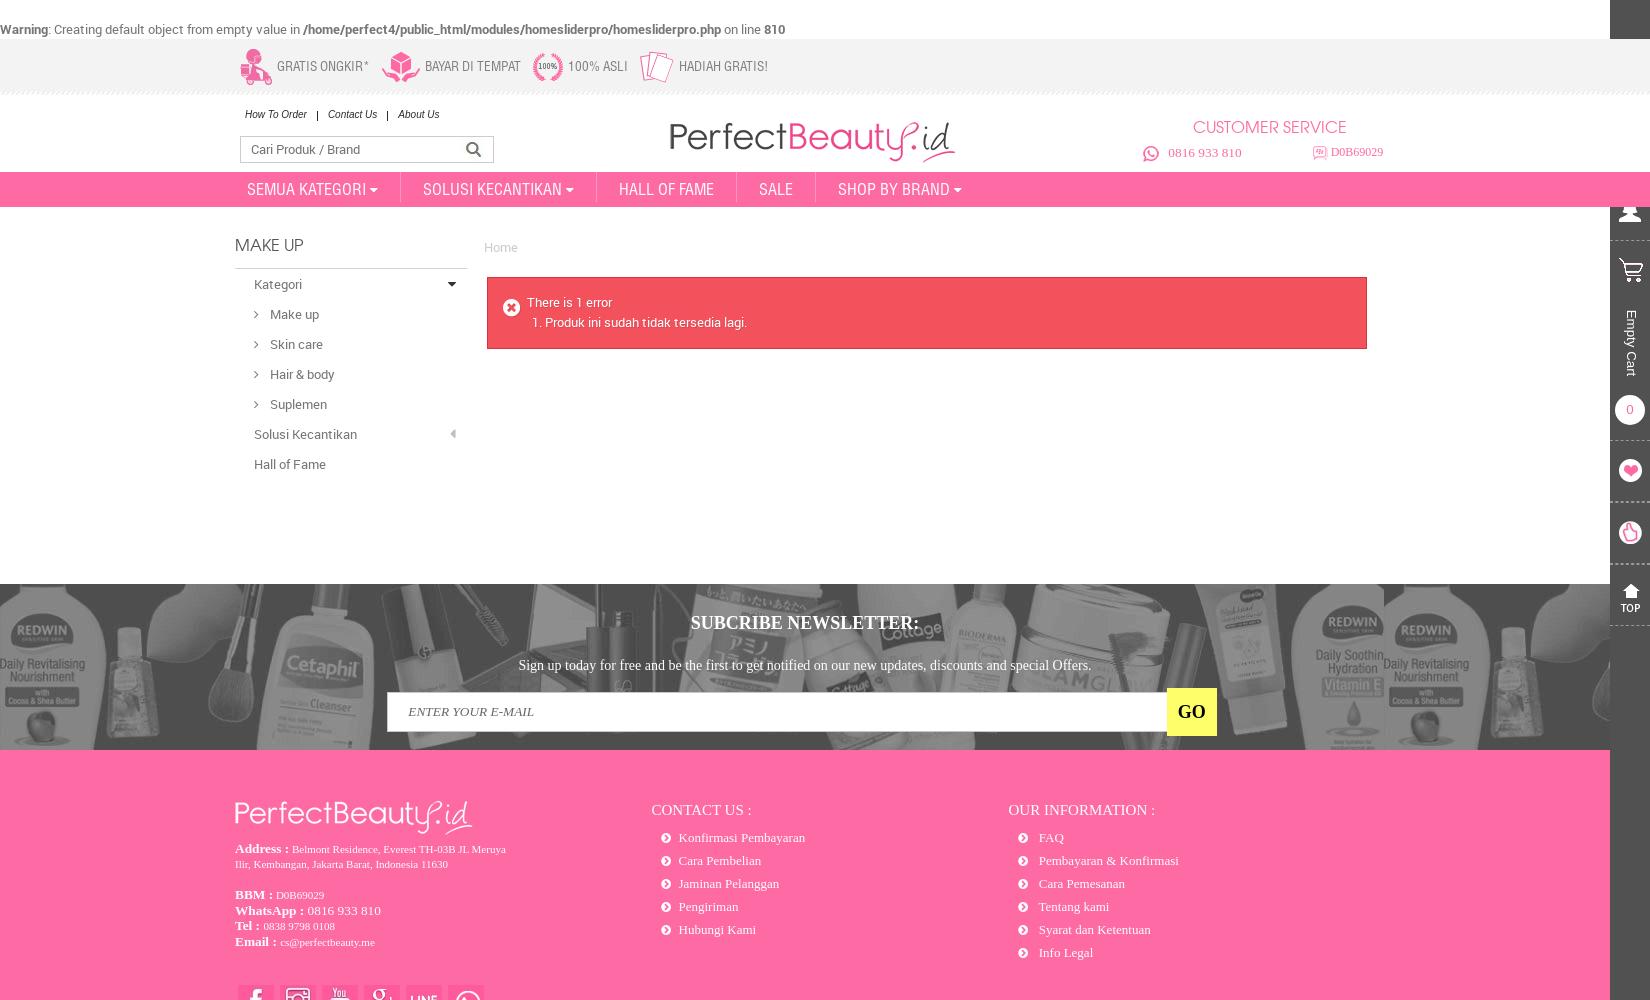  I want to click on 'D0B69029', so click(1353, 152).